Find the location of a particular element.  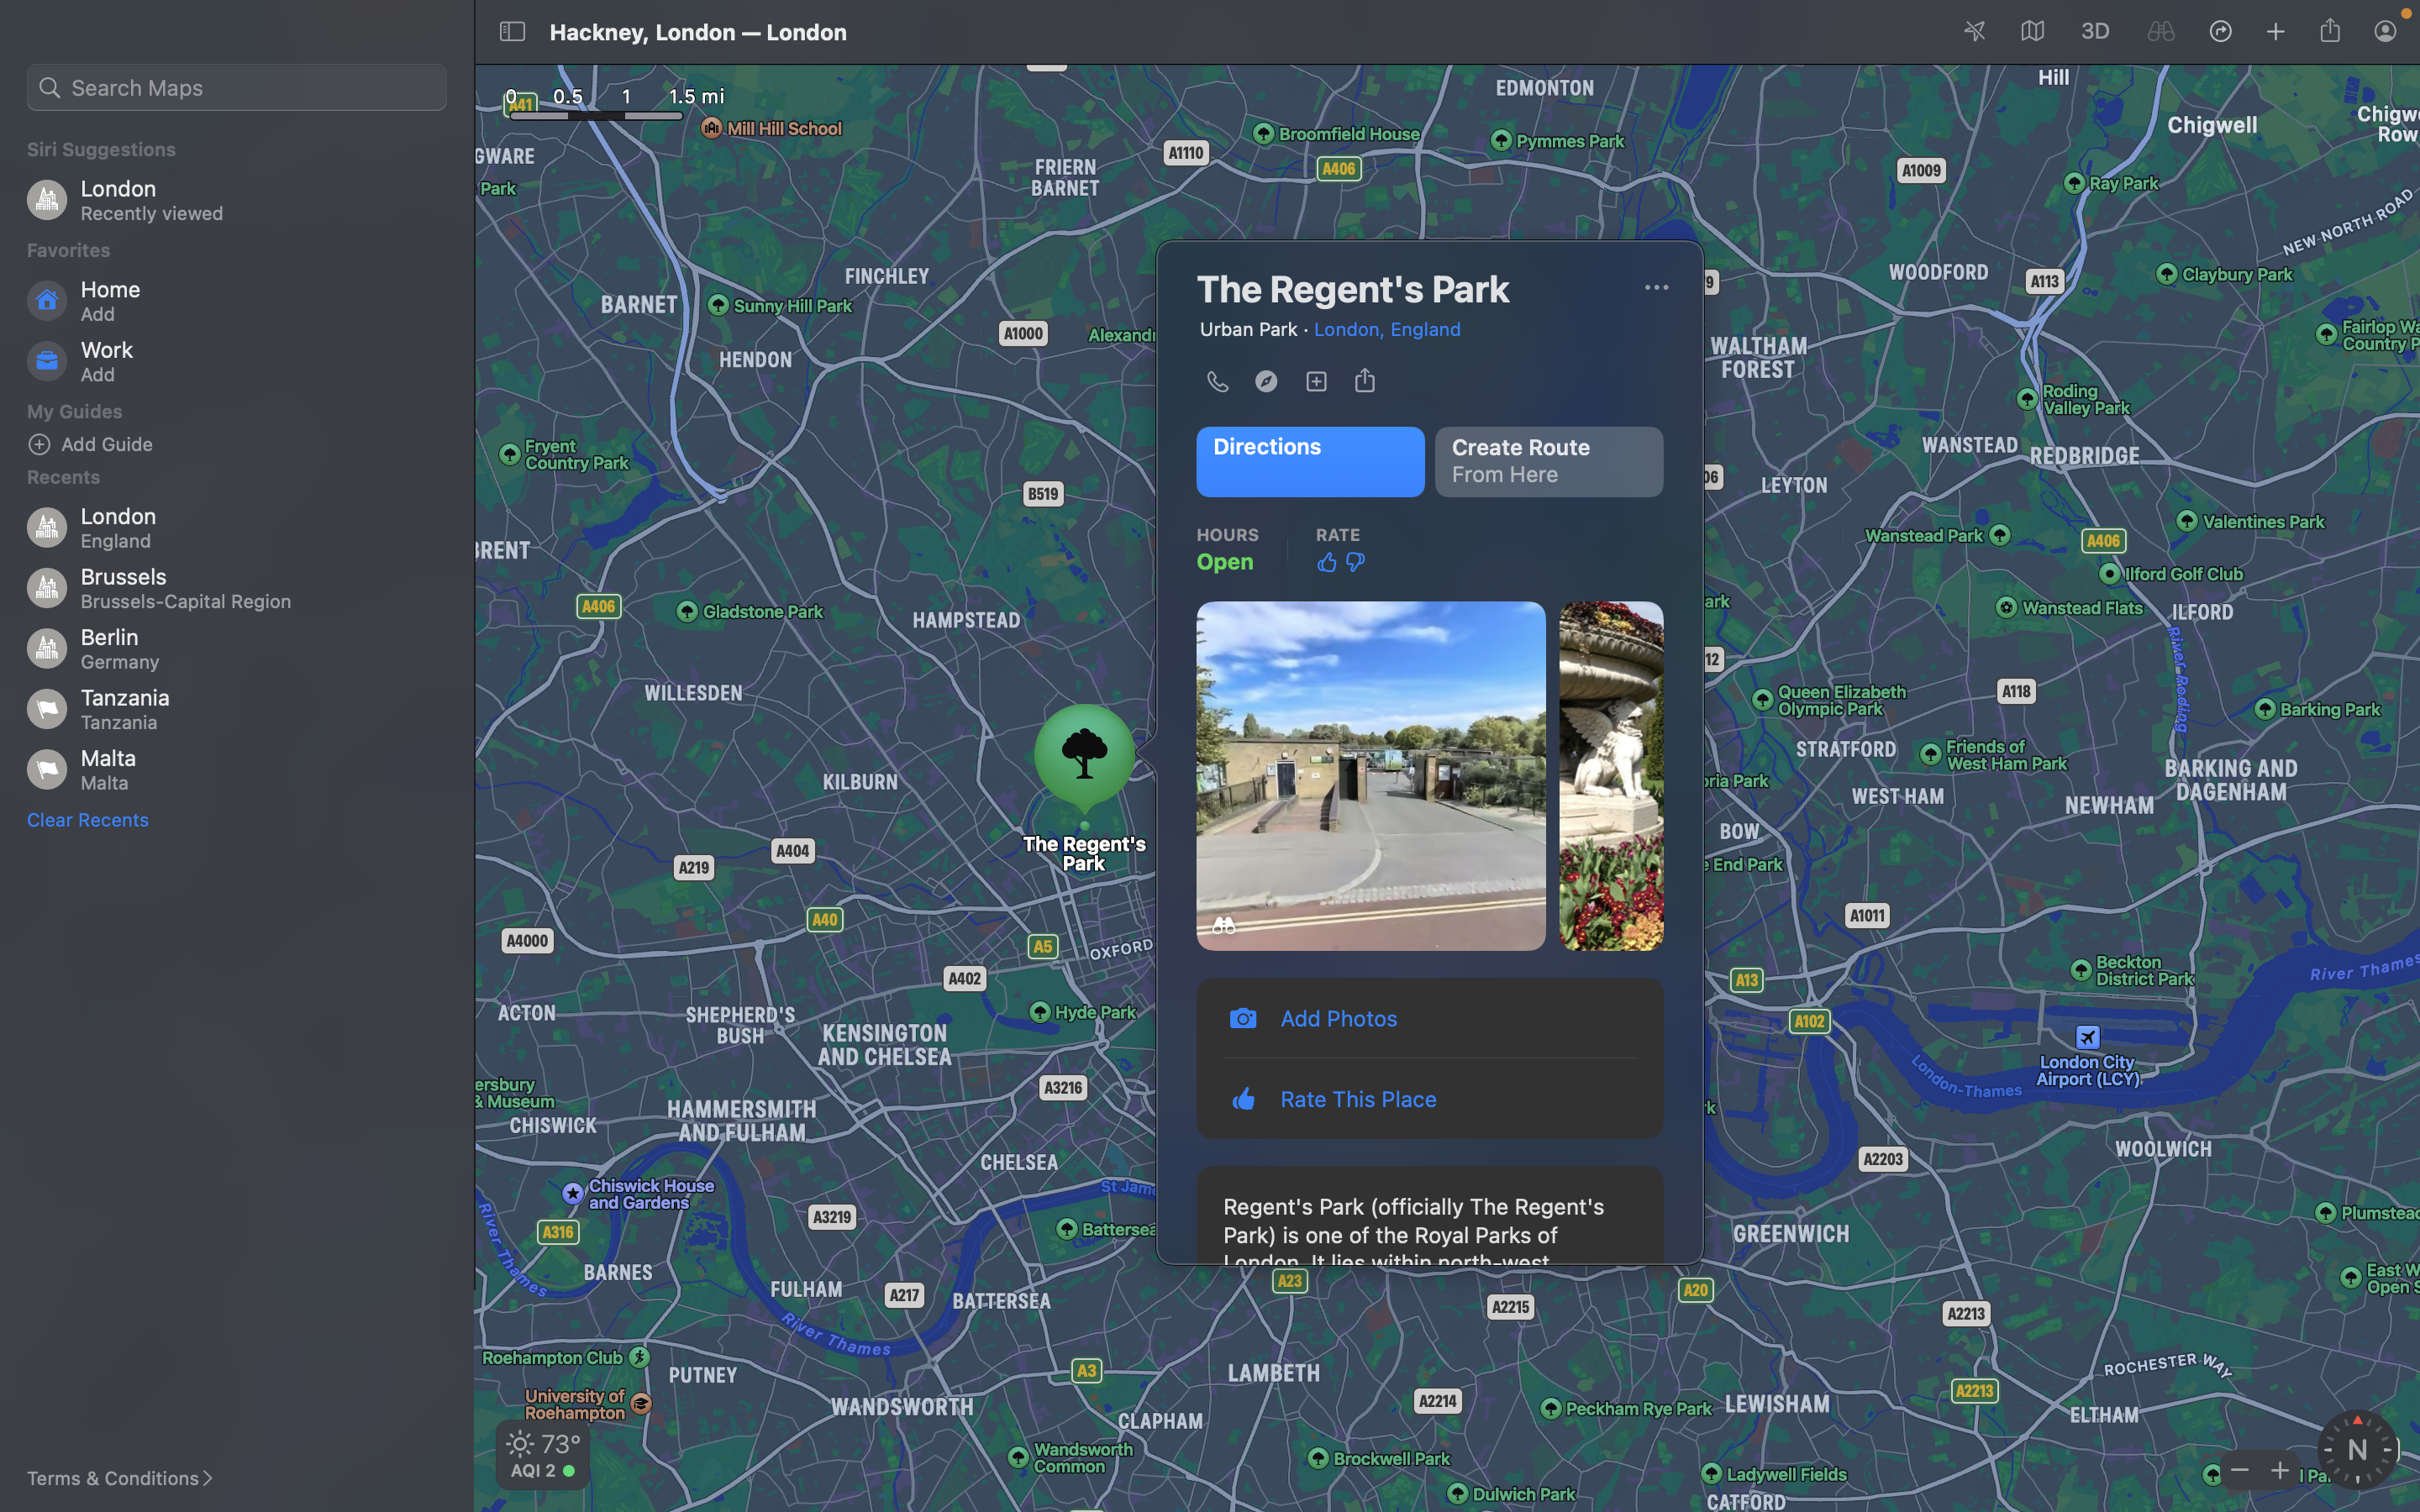

Navigate through user reviews about the location is located at coordinates (4120050, 1411452).